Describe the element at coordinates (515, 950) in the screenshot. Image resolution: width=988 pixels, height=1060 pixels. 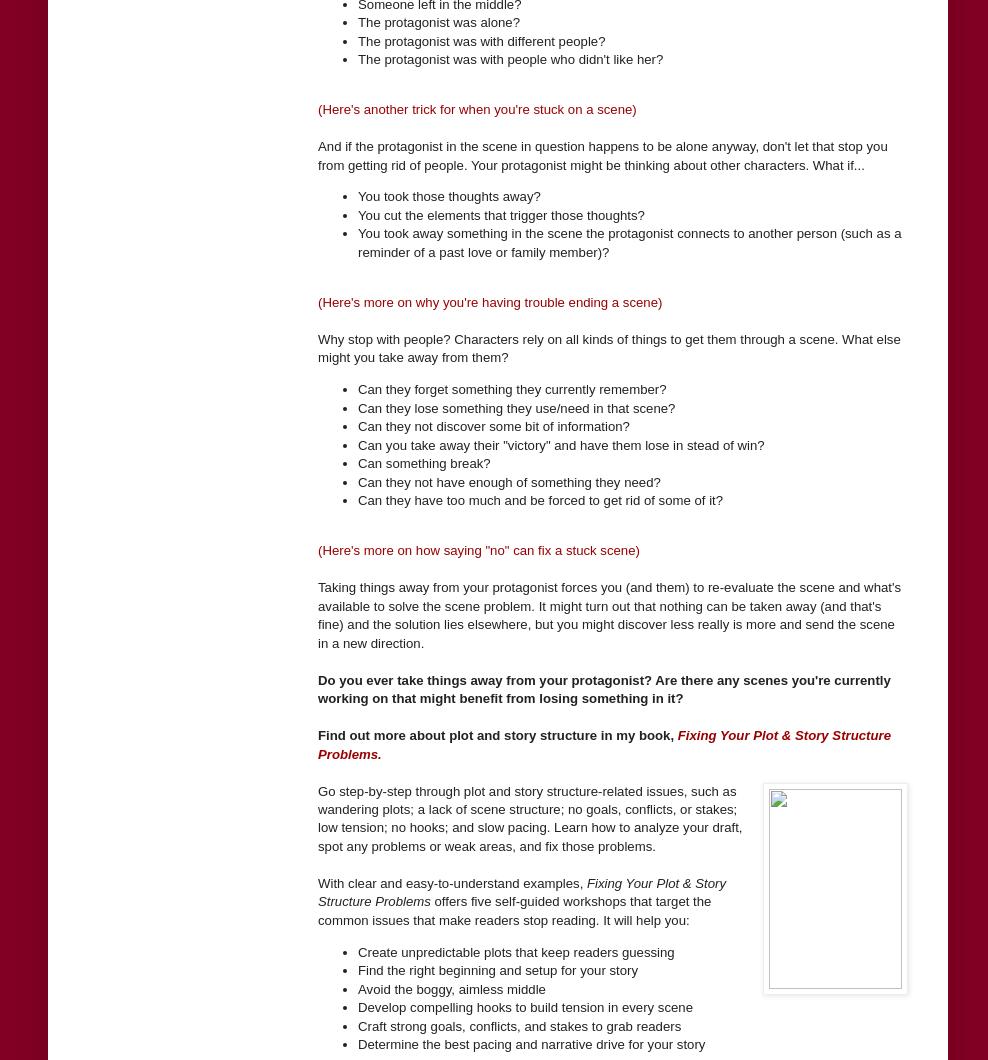
I see `'Create unpredictable plots that keep readers guessing'` at that location.